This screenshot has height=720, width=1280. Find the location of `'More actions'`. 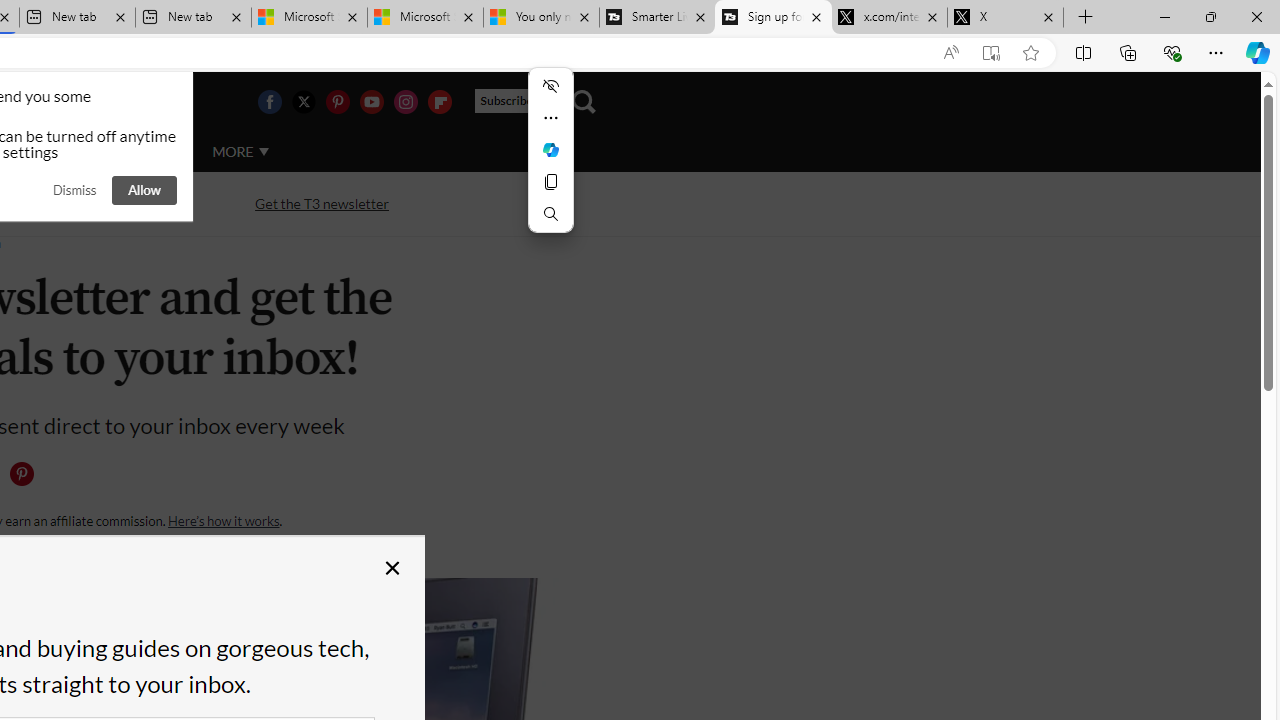

'More actions' is located at coordinates (551, 118).